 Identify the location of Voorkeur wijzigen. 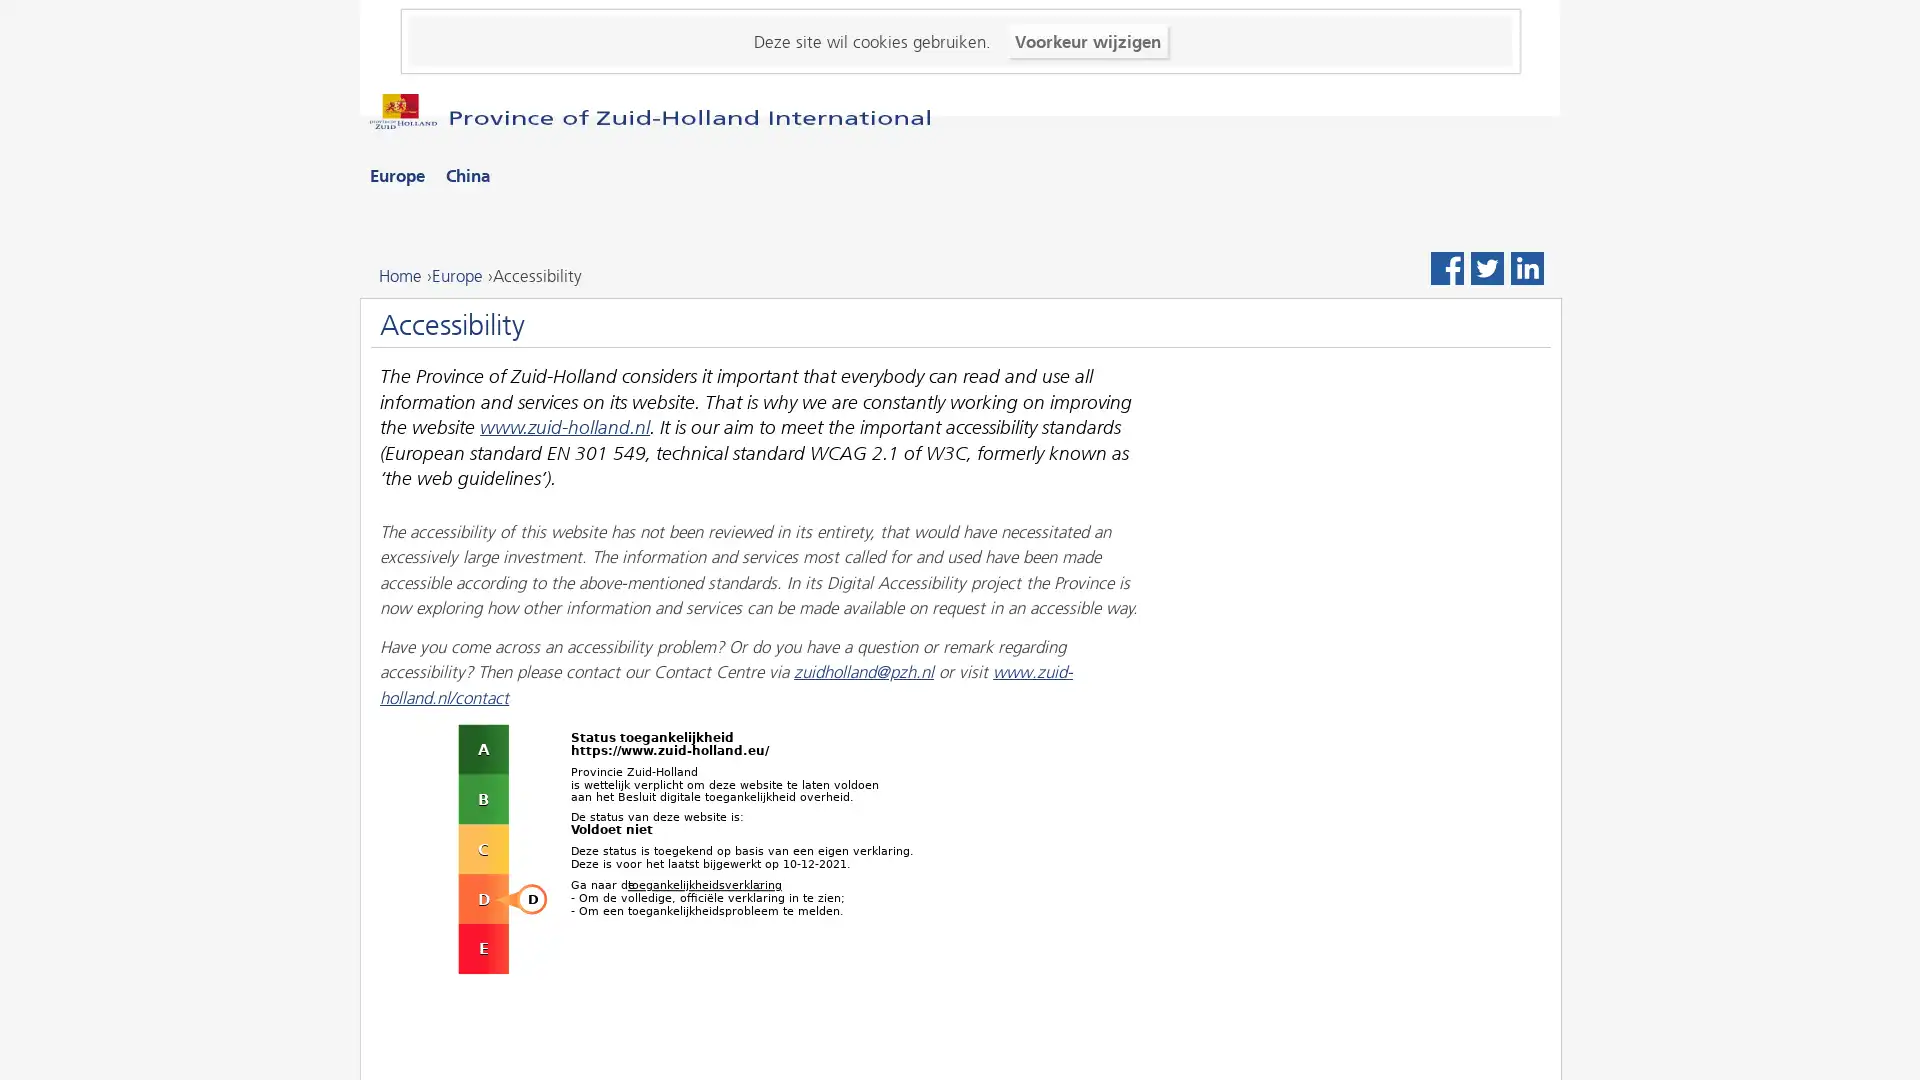
(1085, 40).